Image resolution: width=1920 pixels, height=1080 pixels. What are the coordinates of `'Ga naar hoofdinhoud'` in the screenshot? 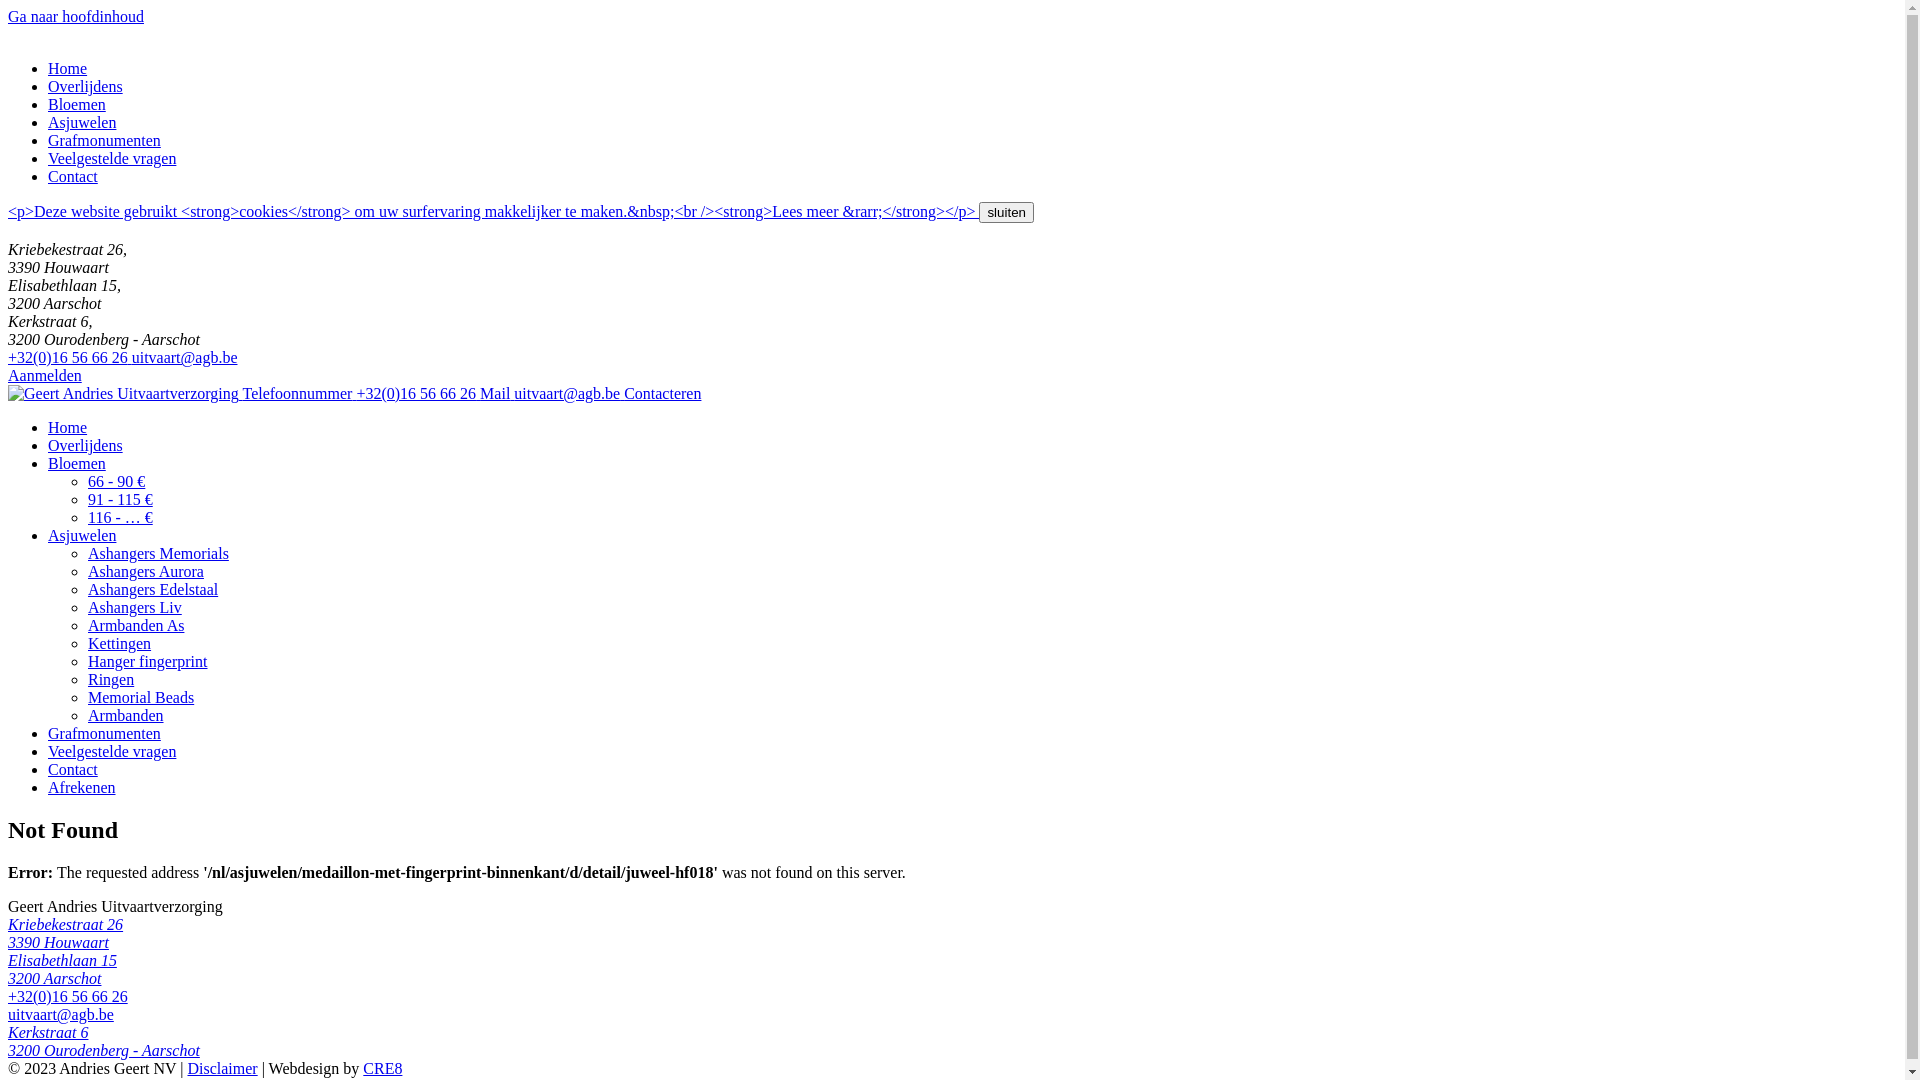 It's located at (76, 16).